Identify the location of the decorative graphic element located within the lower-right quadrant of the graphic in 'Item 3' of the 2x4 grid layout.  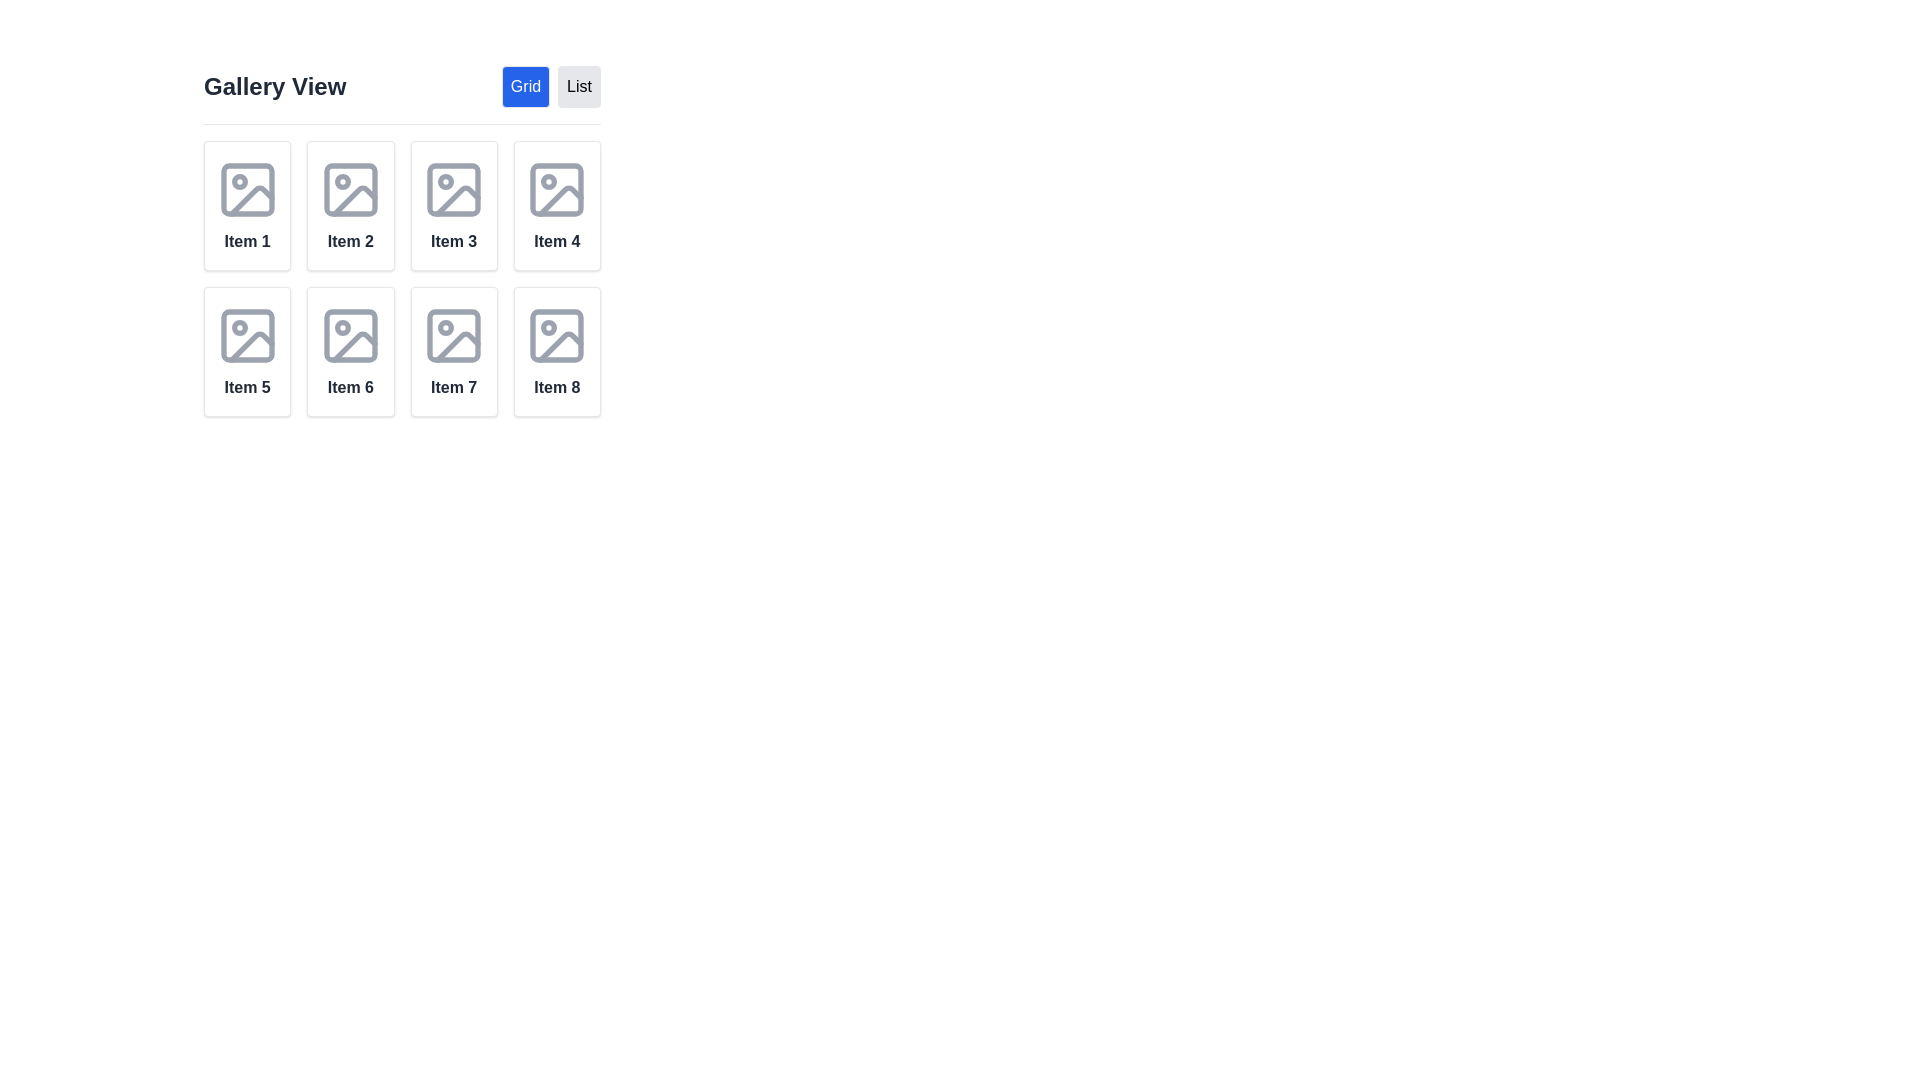
(457, 201).